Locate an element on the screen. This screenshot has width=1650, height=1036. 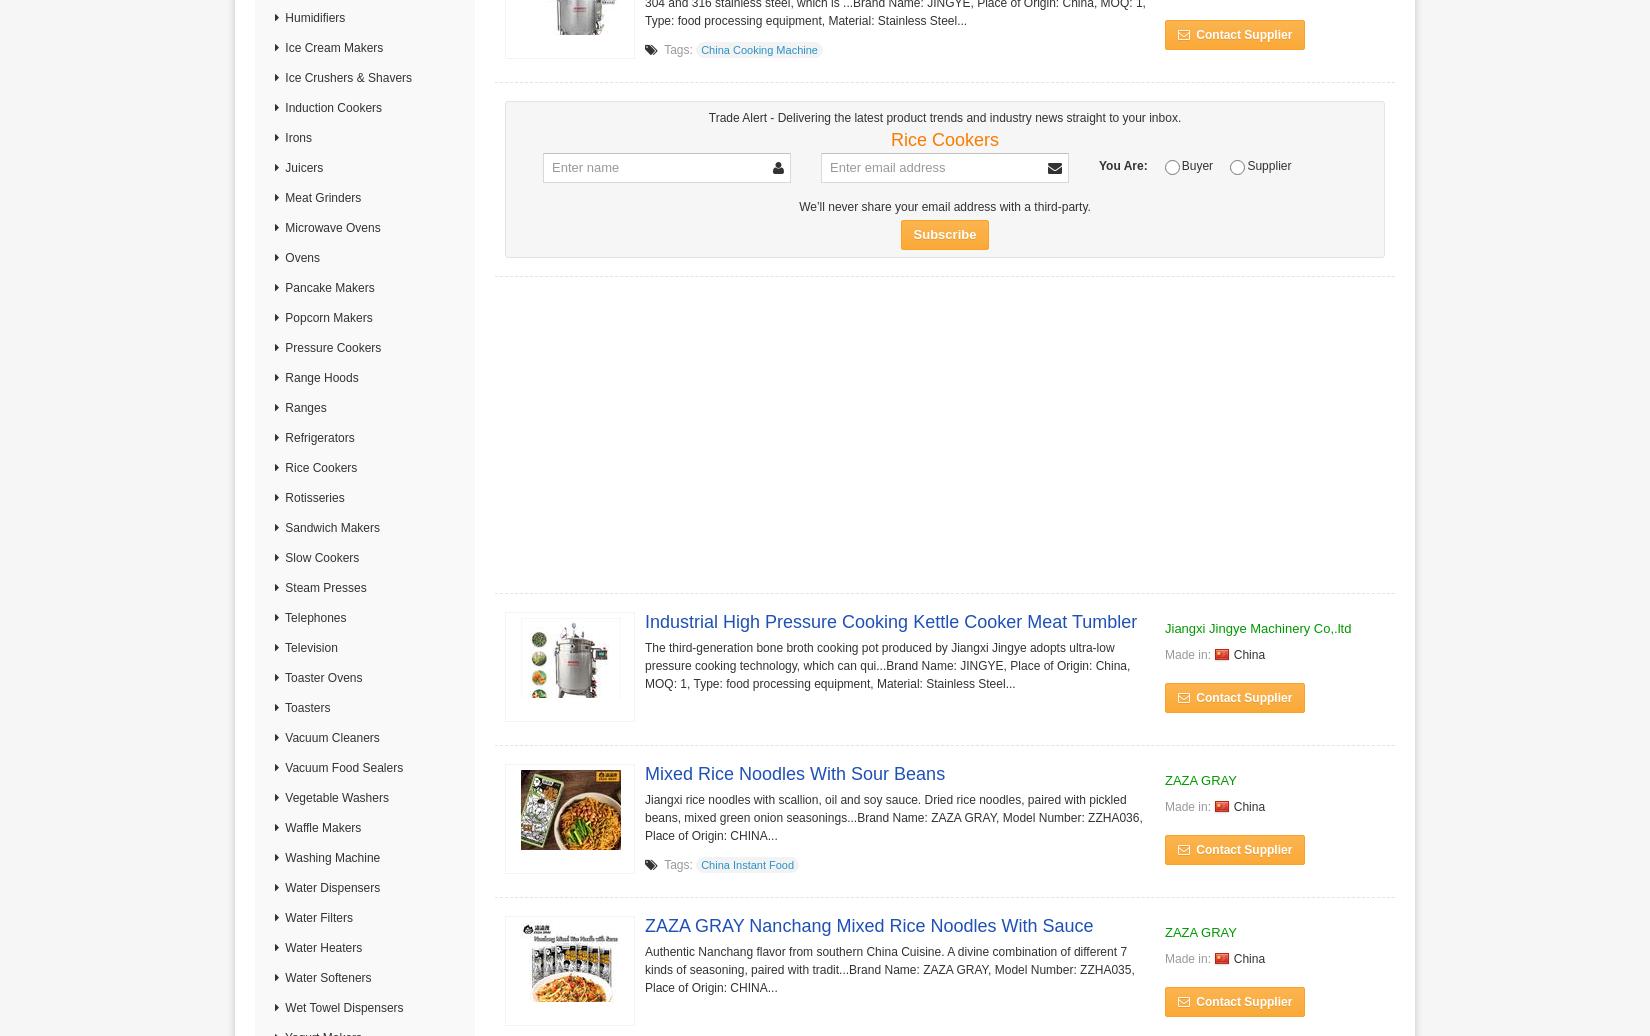
'Washing Machine' is located at coordinates (330, 858).